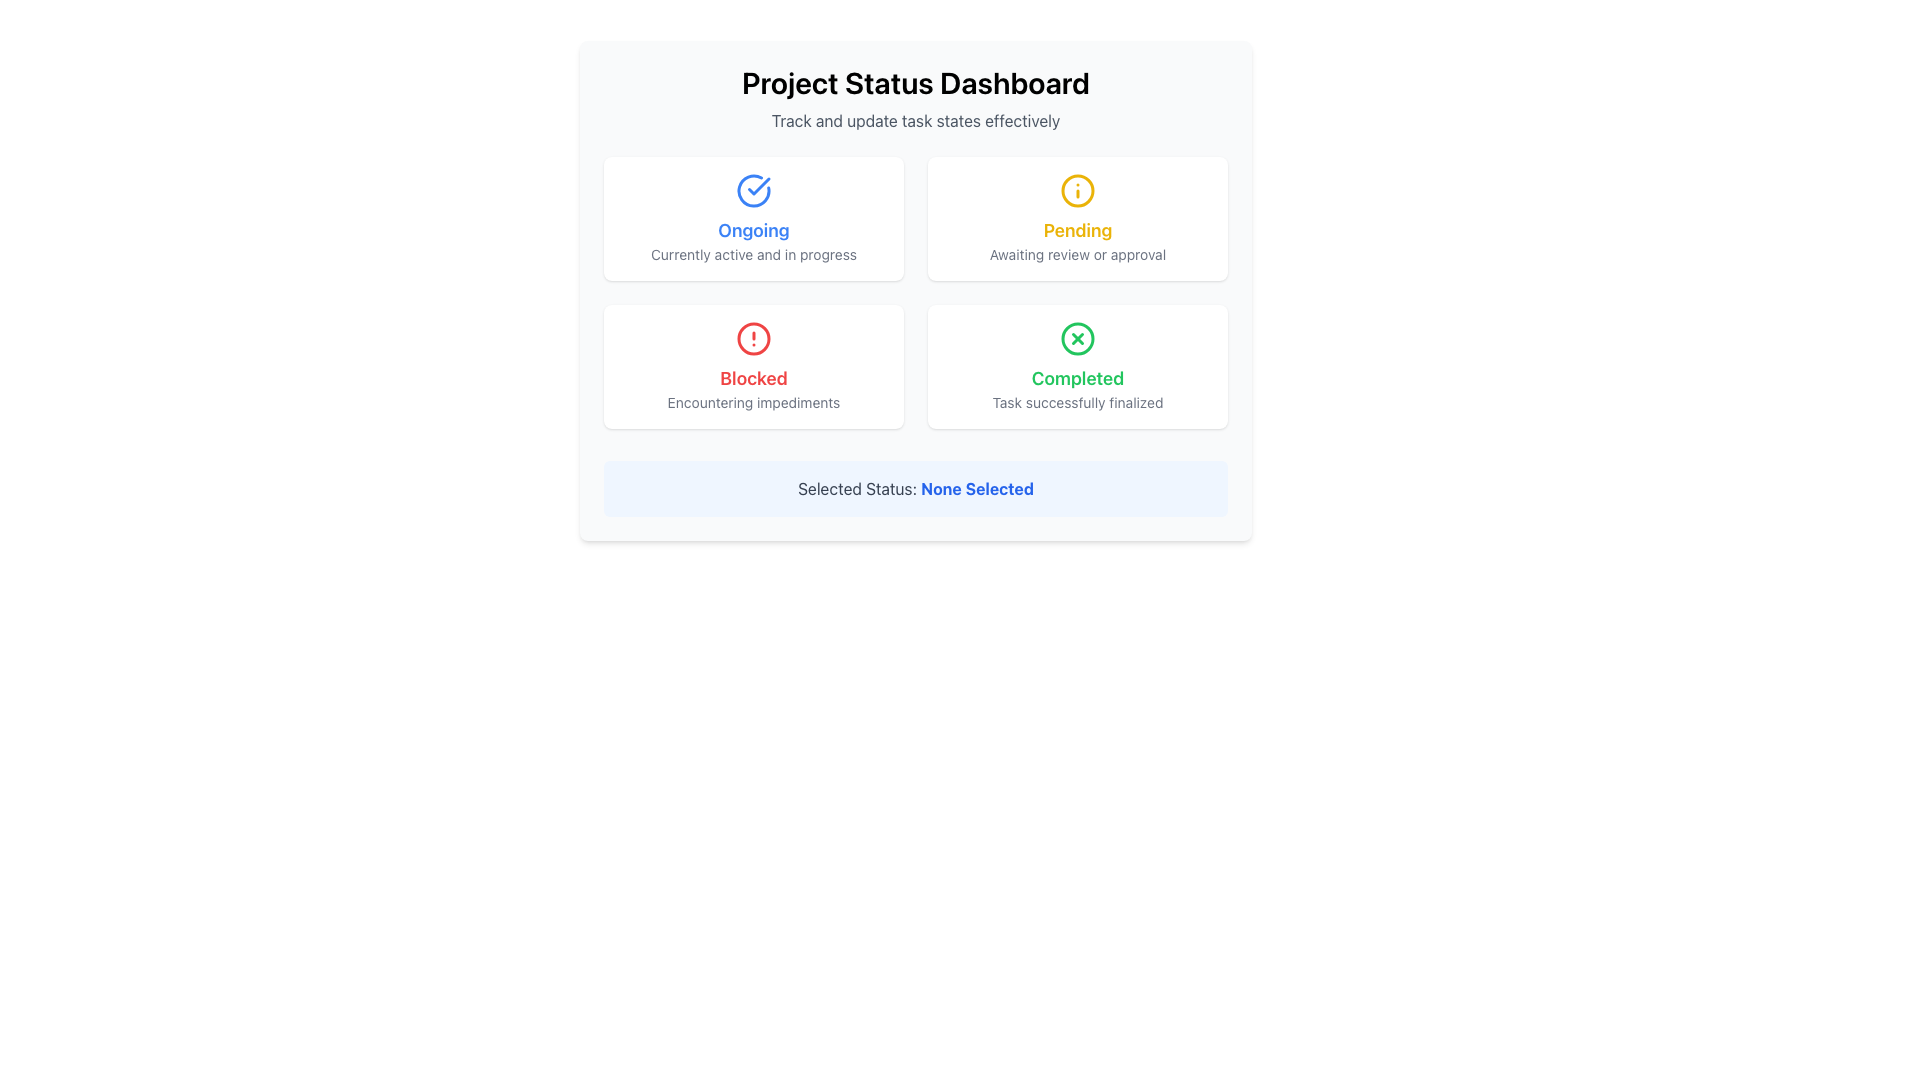 This screenshot has height=1080, width=1920. Describe the element at coordinates (1077, 366) in the screenshot. I see `the Informational card located in the bottom right cell of the grid layout, which indicates the status of completed tasks with color and iconography` at that location.